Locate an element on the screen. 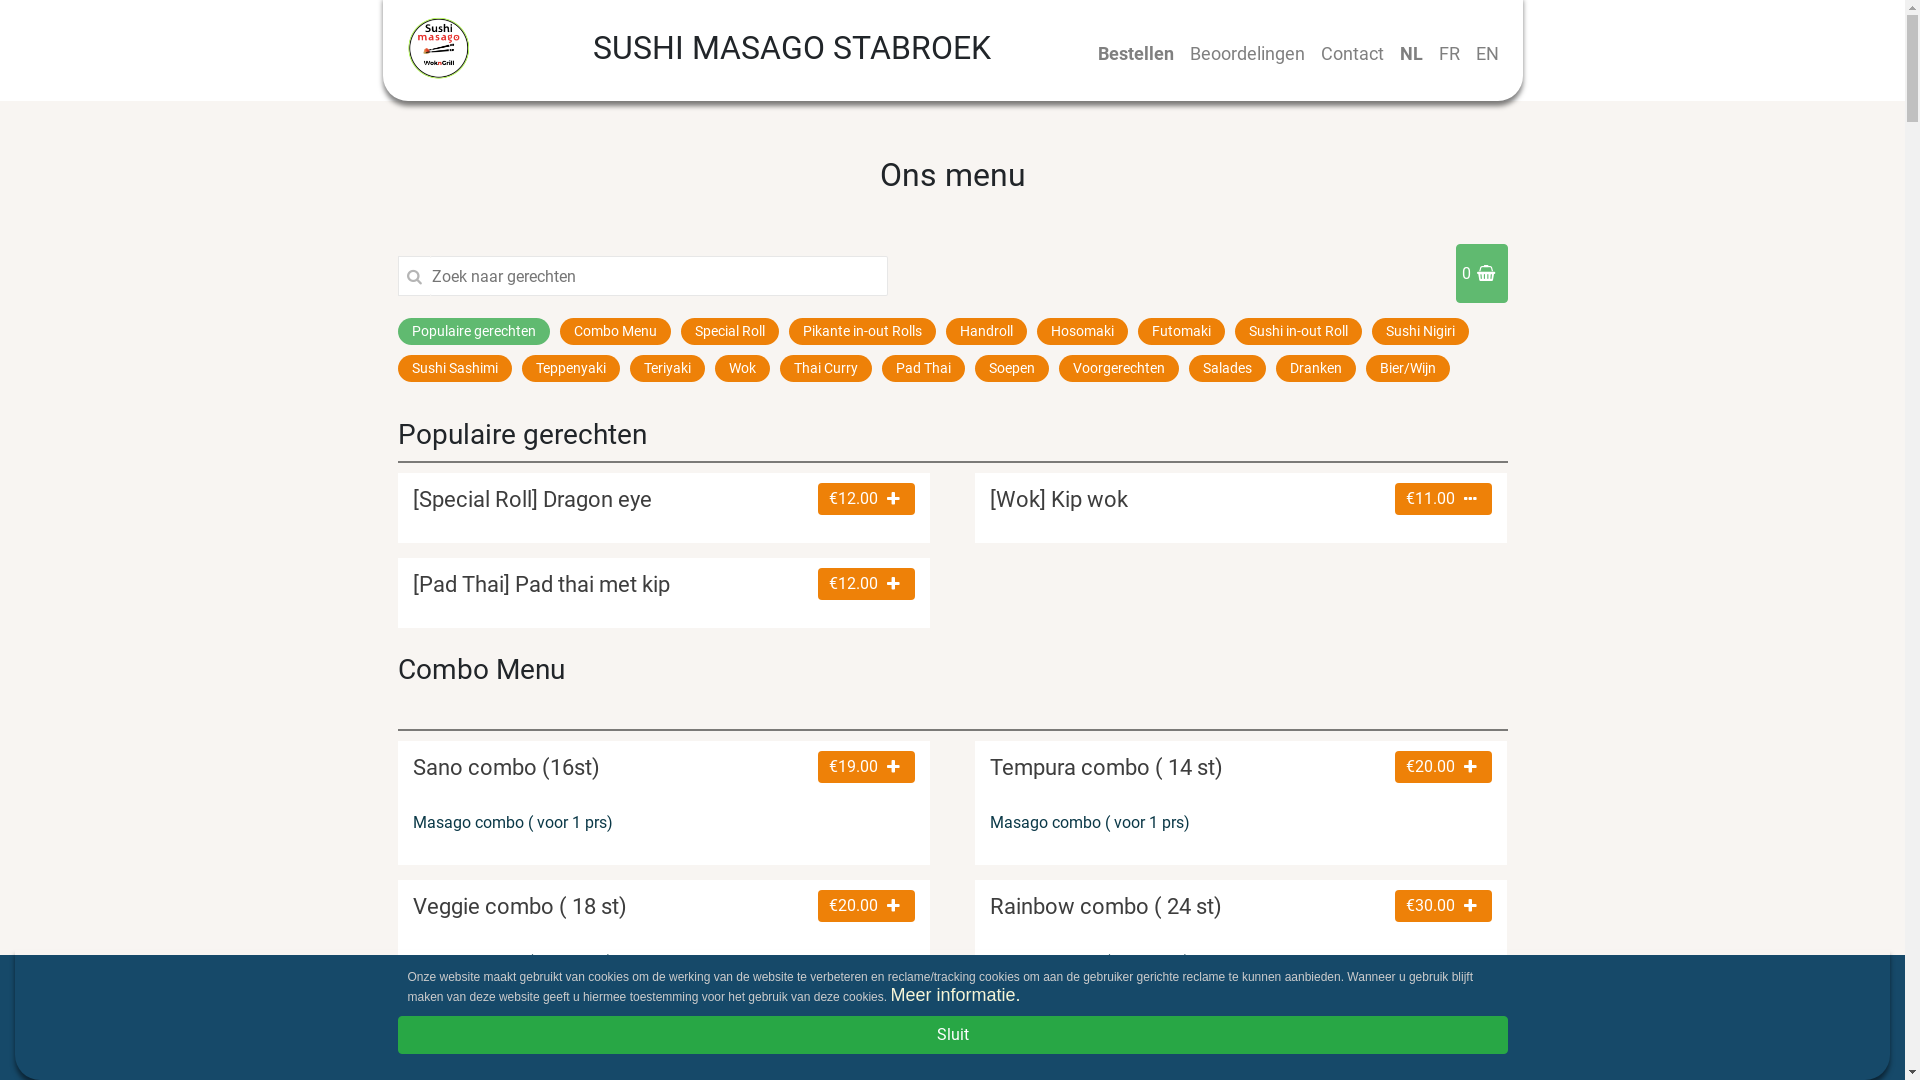 Image resolution: width=1920 pixels, height=1080 pixels. 'EN' is located at coordinates (1487, 52).